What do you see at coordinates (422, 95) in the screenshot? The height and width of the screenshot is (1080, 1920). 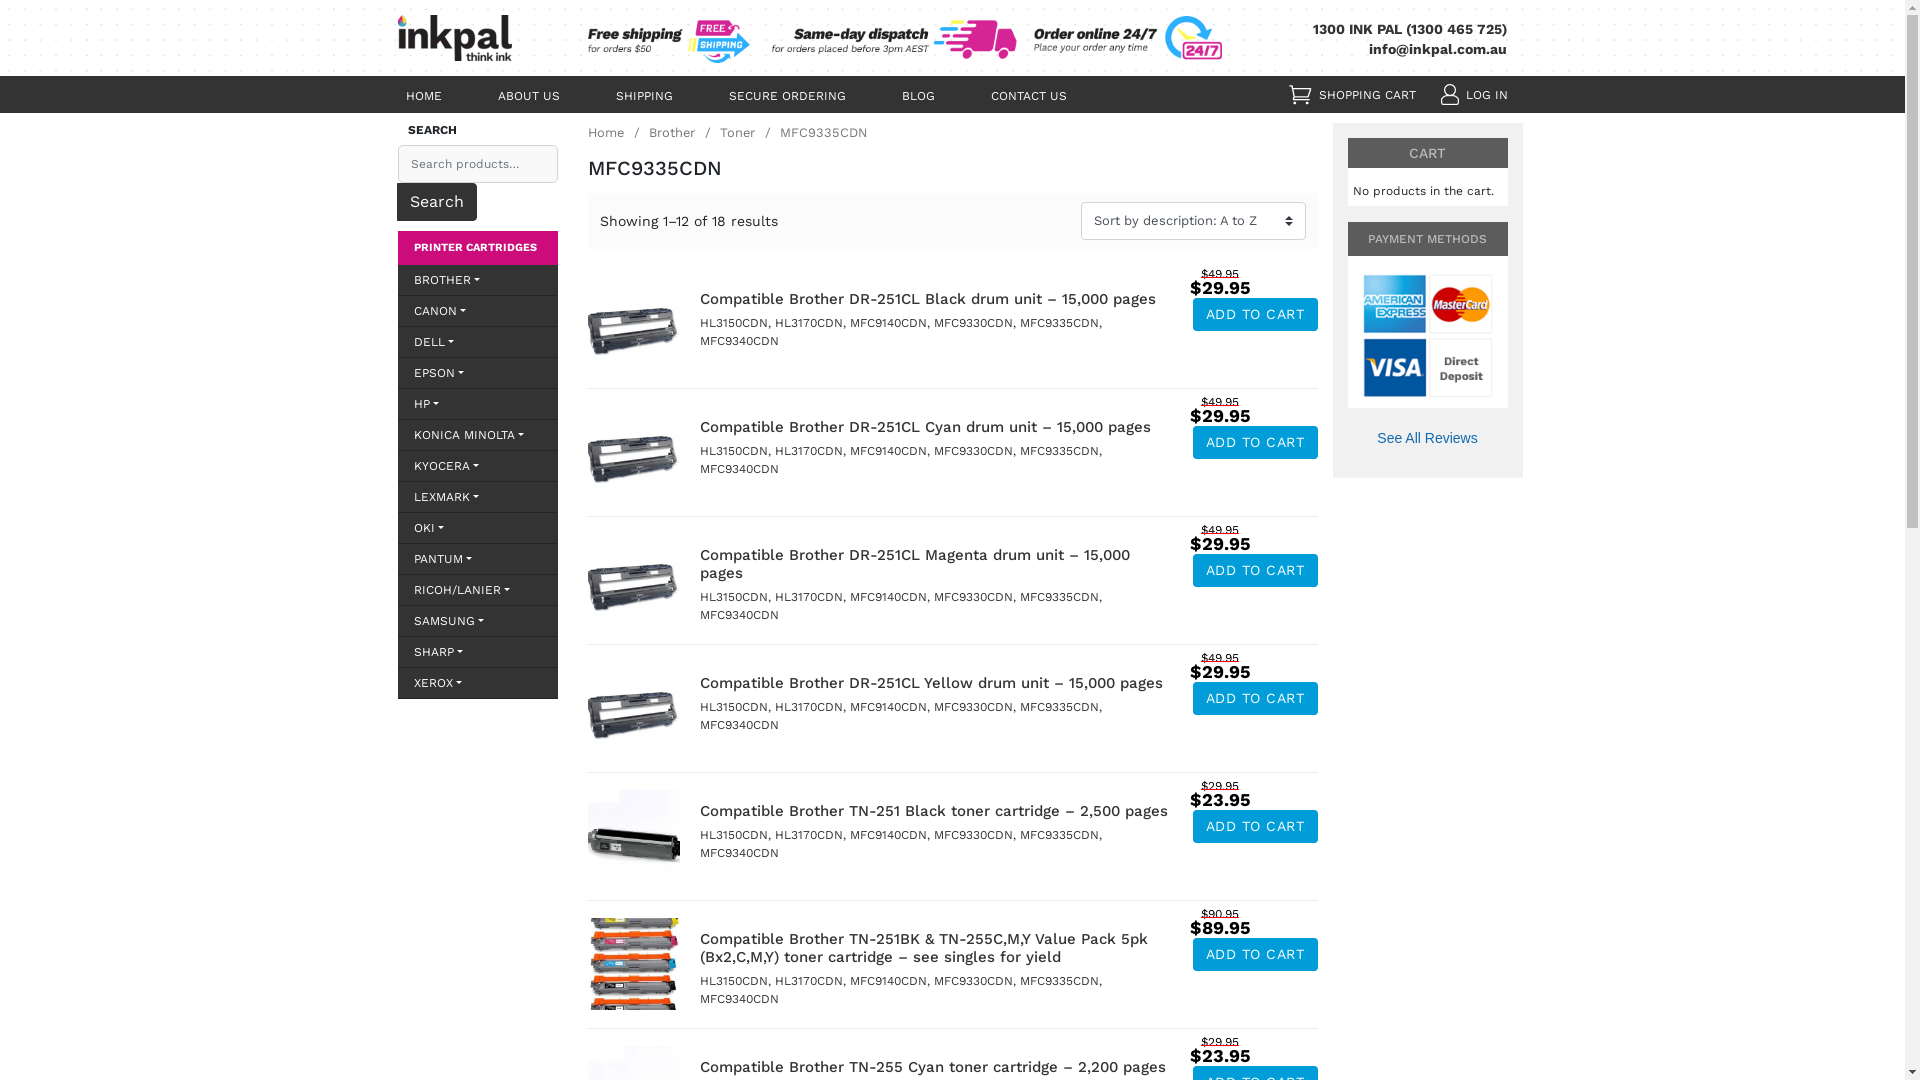 I see `'HOME'` at bounding box center [422, 95].